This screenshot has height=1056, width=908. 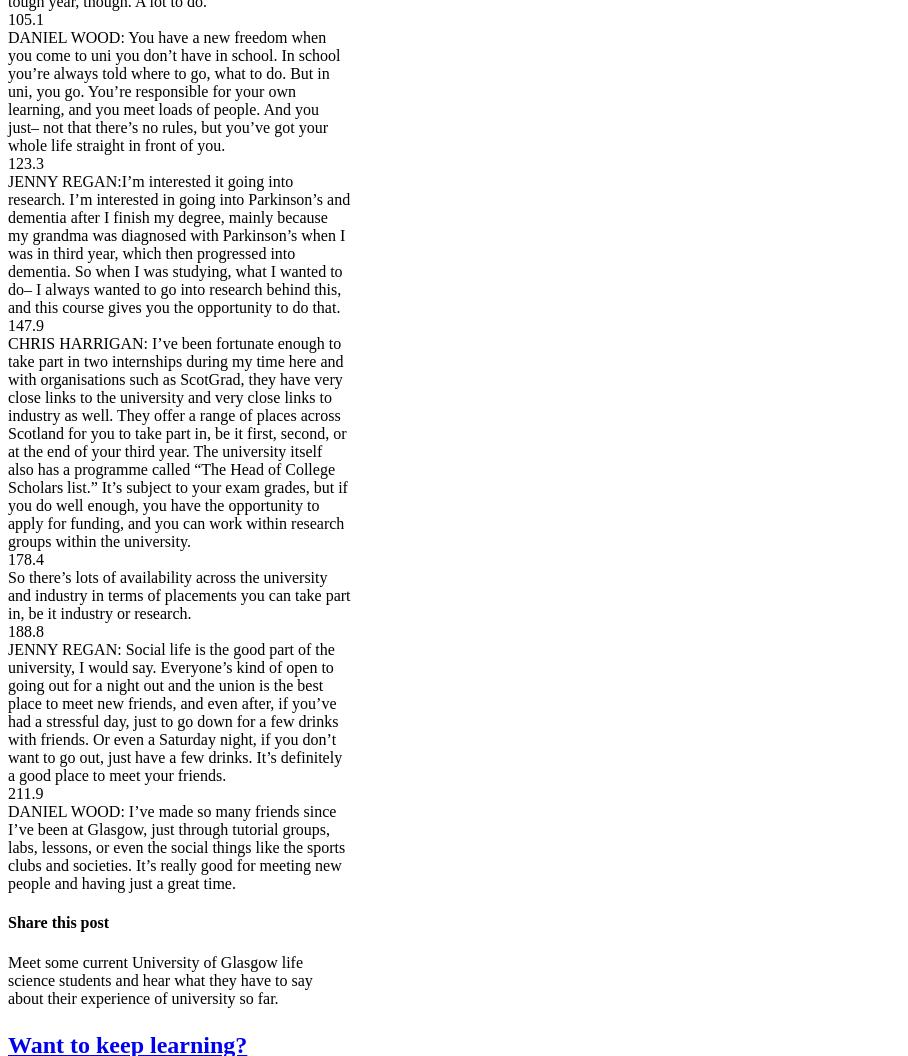 I want to click on '211.9', so click(x=24, y=793).